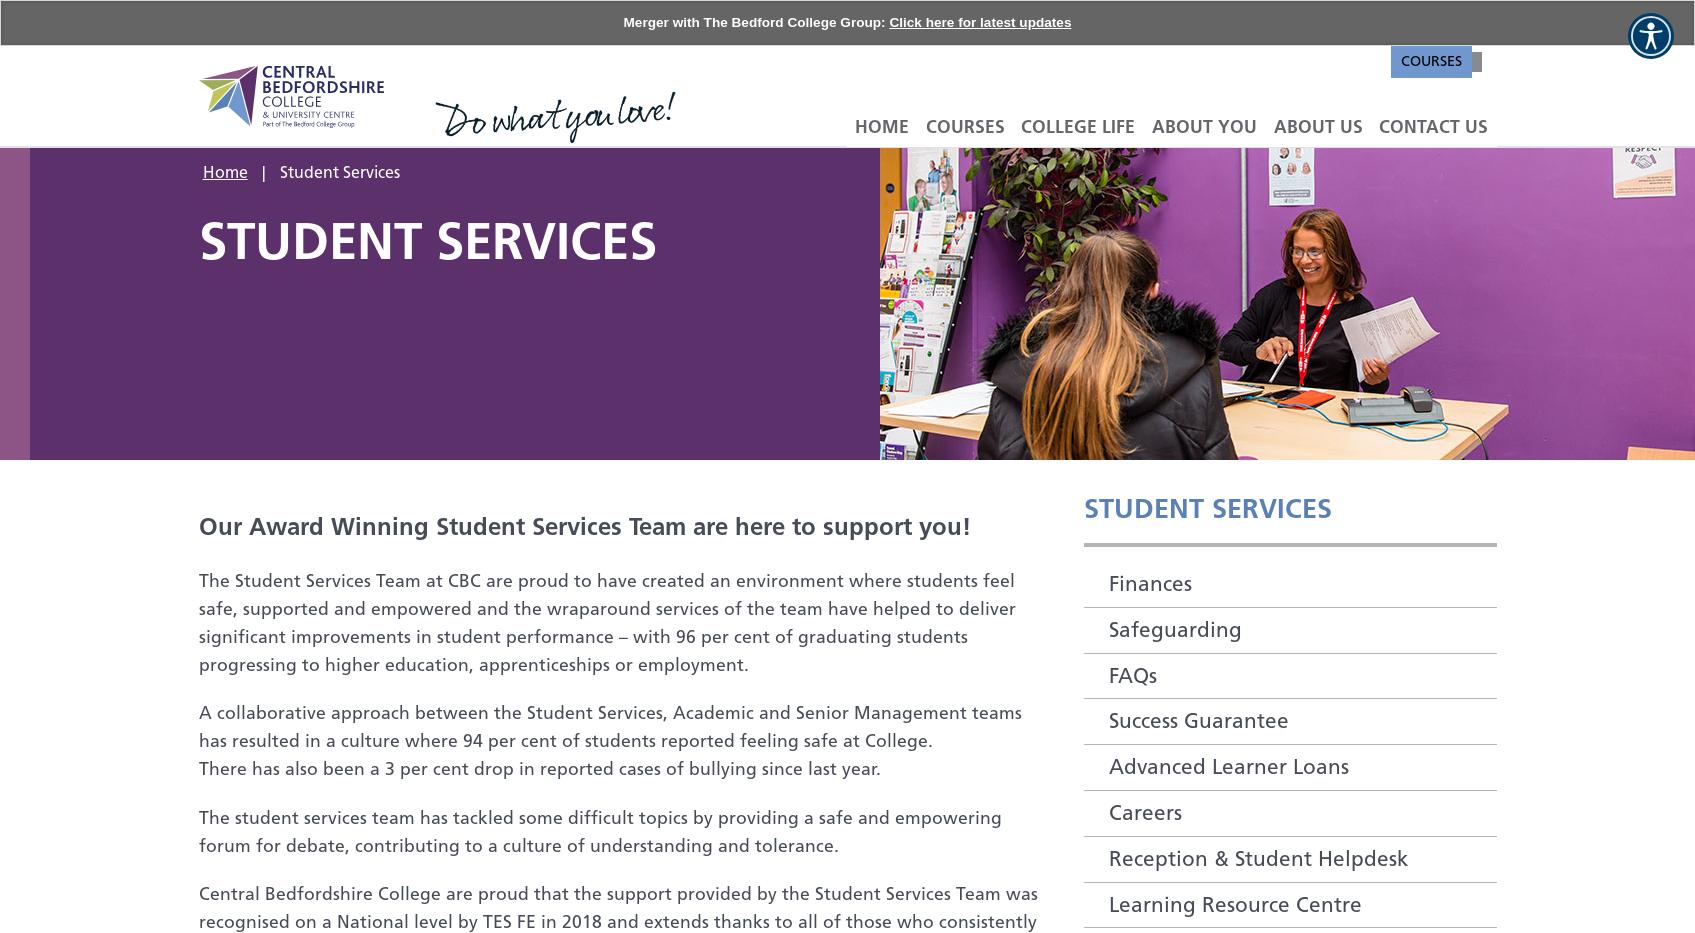 The image size is (1695, 933). What do you see at coordinates (598, 829) in the screenshot?
I see `'The student services team has tackled some difficult topics by providing a safe and empowering forum for debate, contributing to a culture of understanding and tolerance.'` at bounding box center [598, 829].